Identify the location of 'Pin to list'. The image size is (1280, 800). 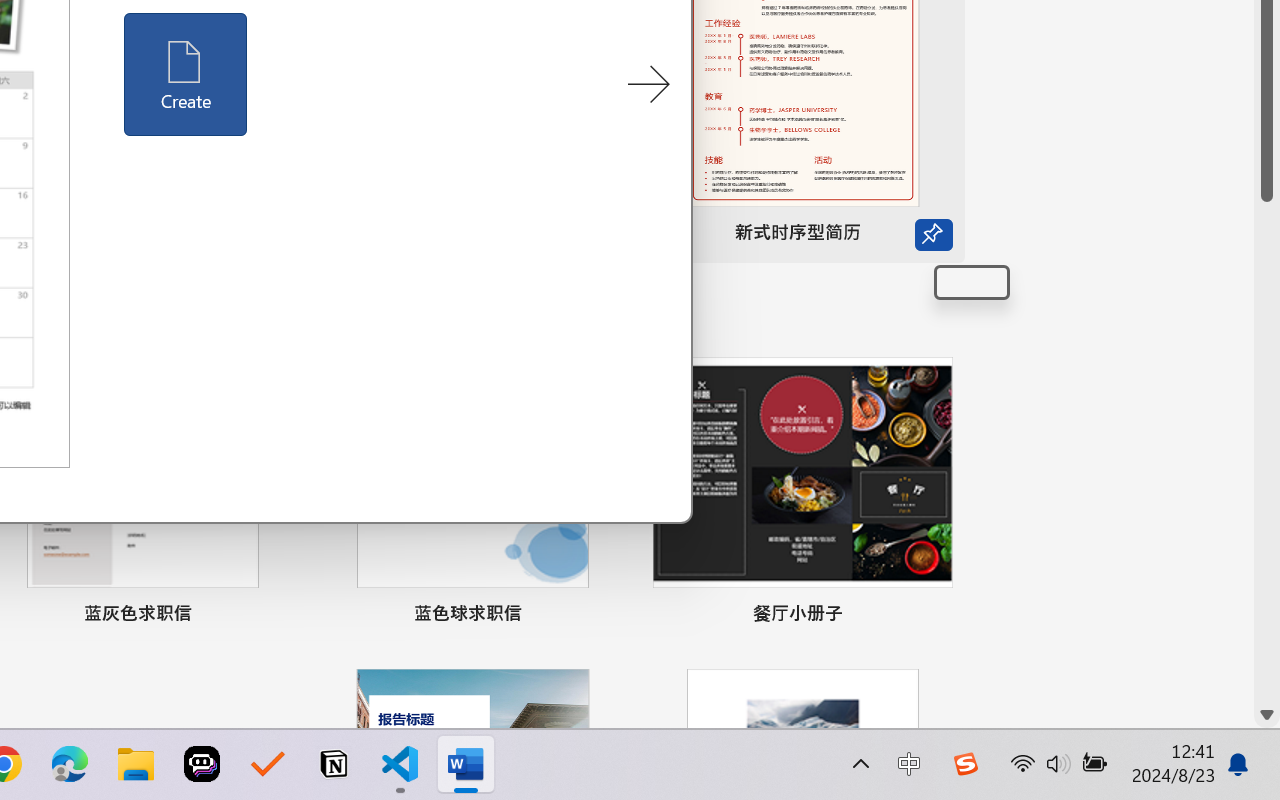
(933, 616).